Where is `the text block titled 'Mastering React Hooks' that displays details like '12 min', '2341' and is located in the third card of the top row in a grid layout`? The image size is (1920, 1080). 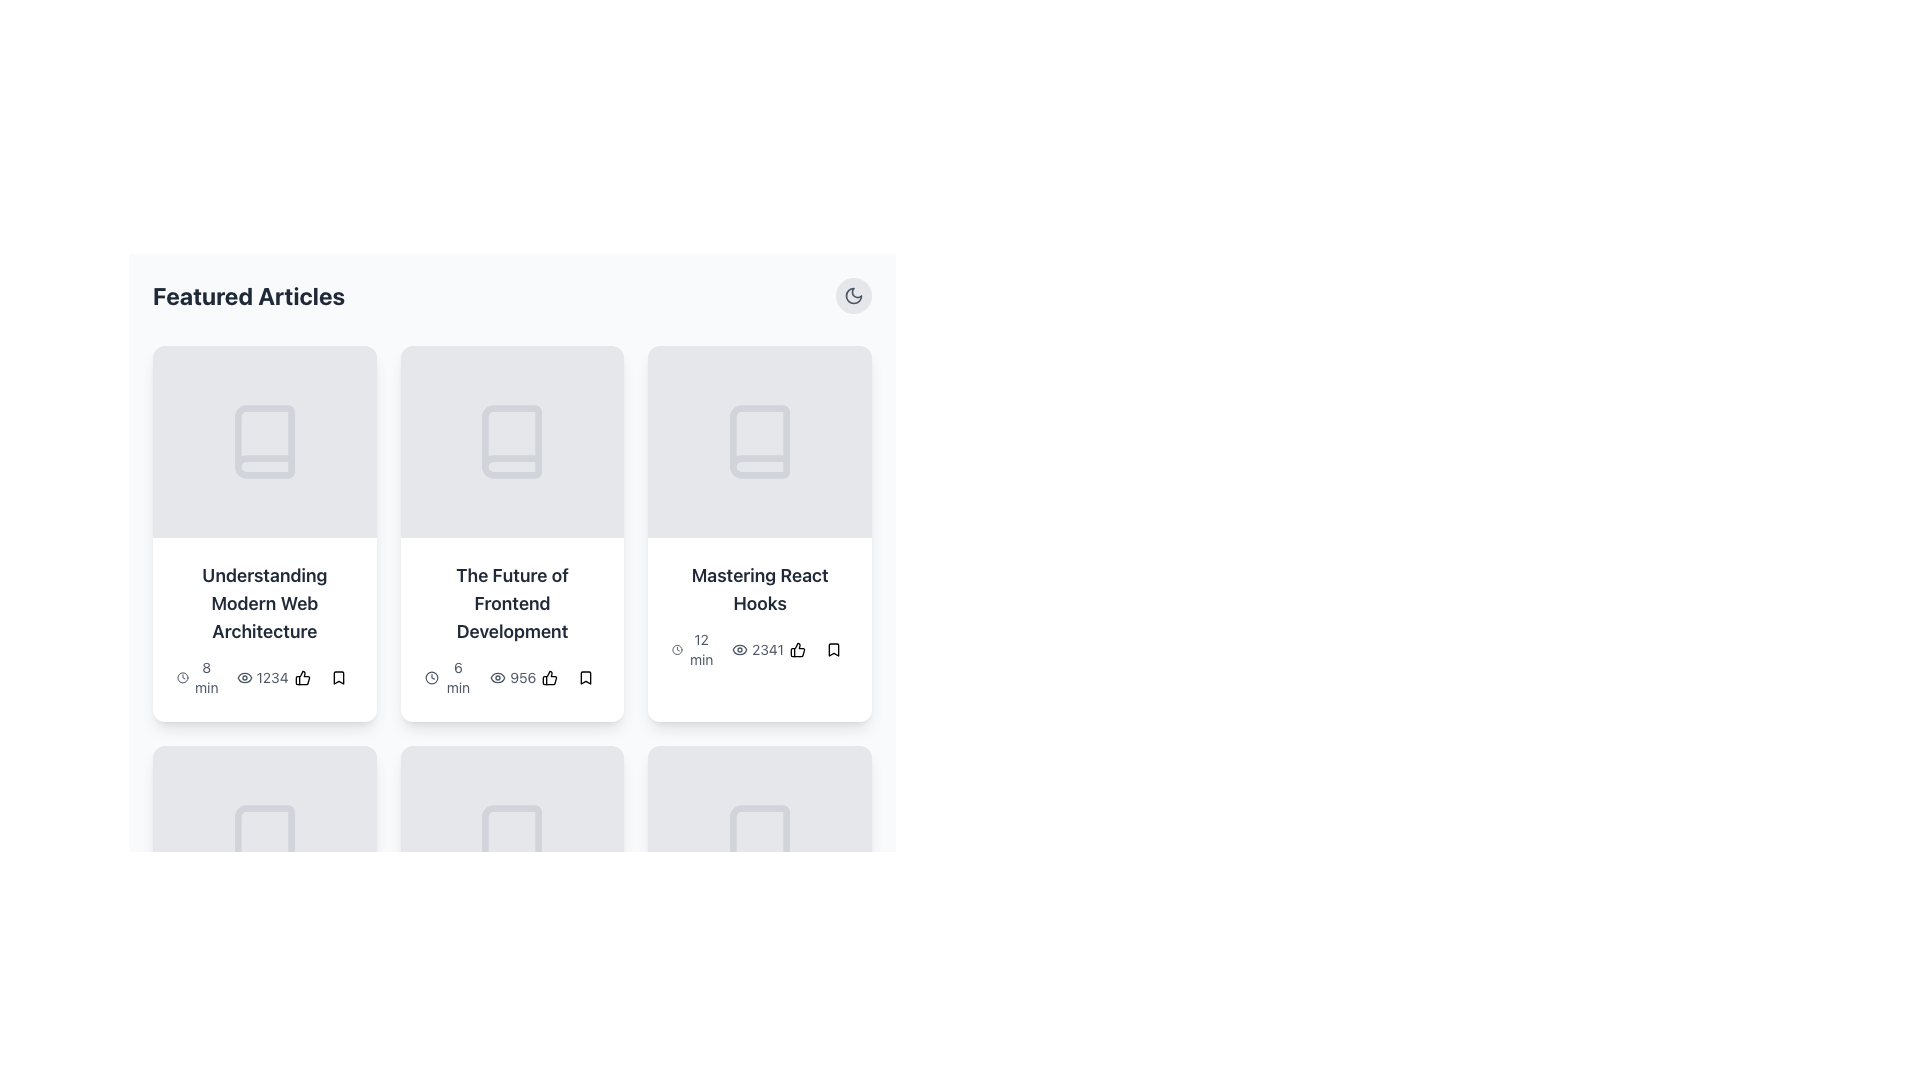 the text block titled 'Mastering React Hooks' that displays details like '12 min', '2341' and is located in the third card of the top row in a grid layout is located at coordinates (759, 615).